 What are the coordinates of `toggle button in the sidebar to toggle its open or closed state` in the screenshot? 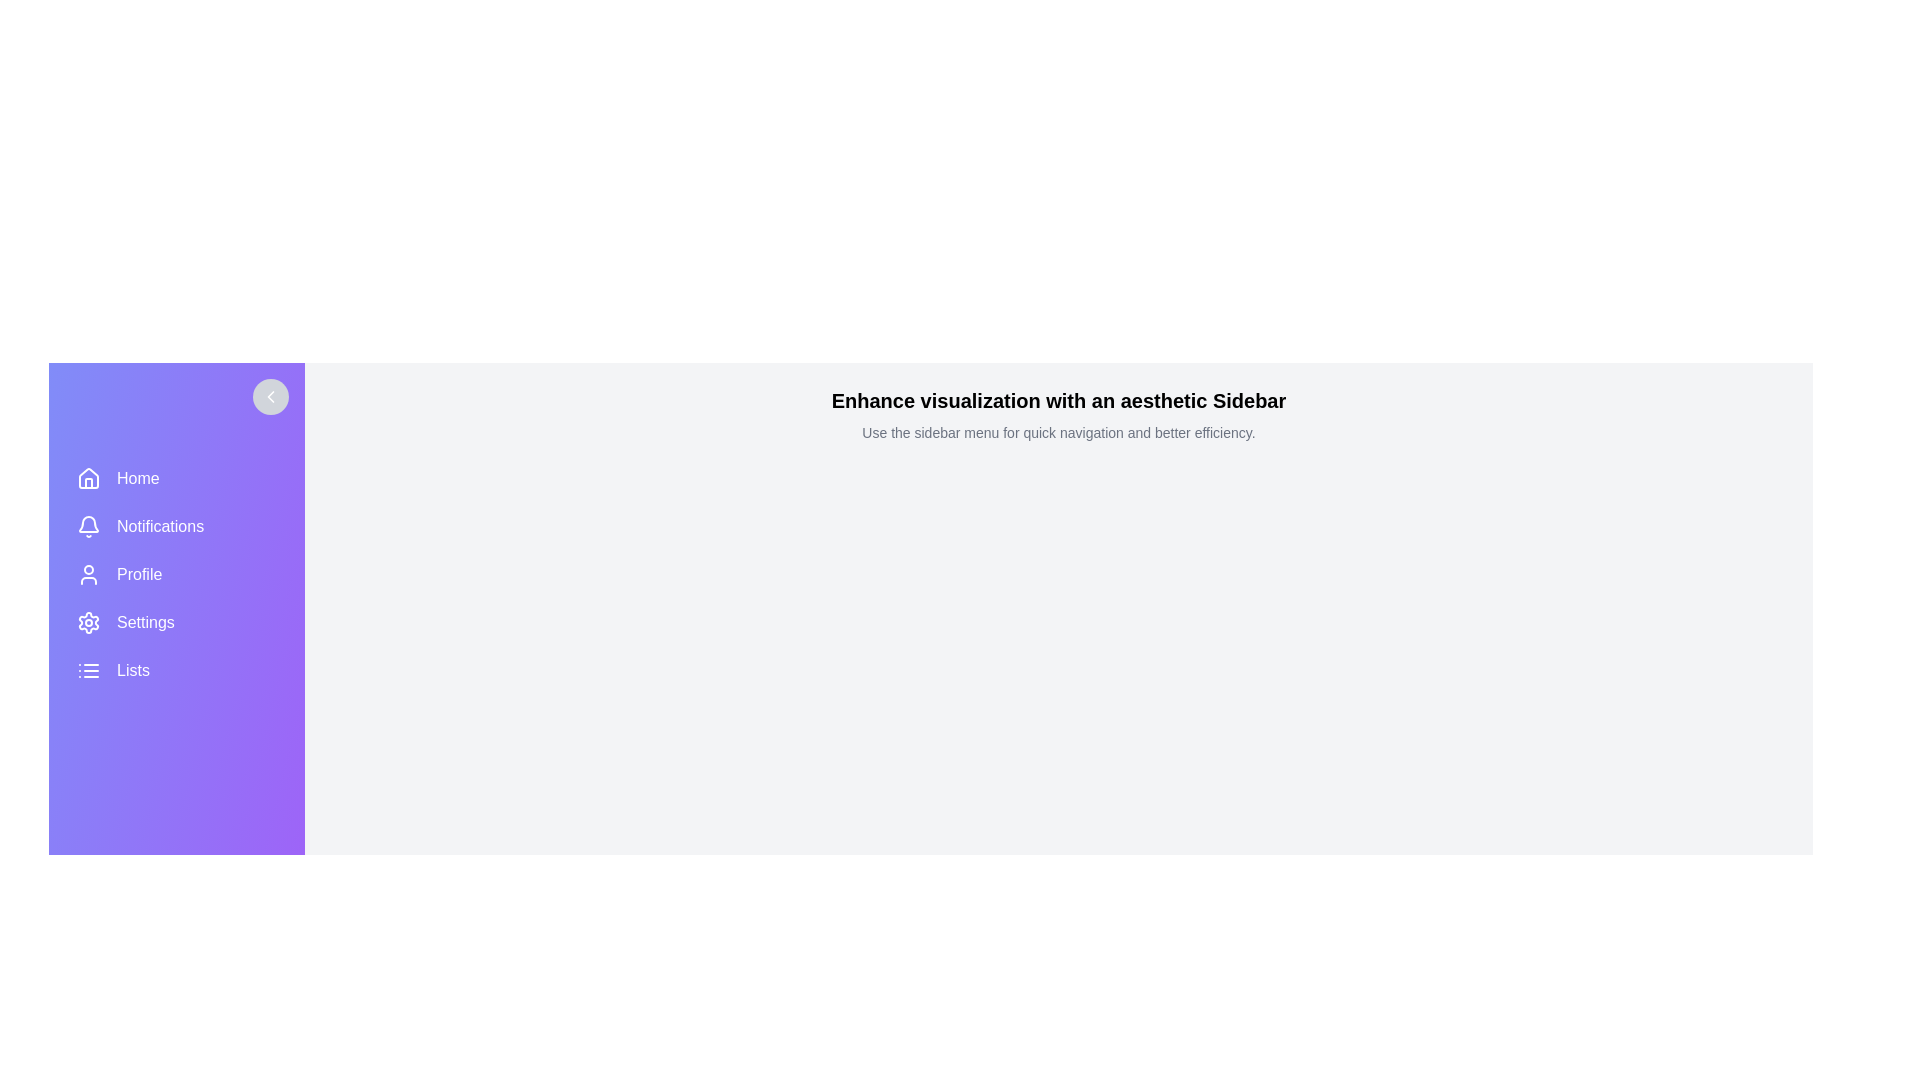 It's located at (269, 397).